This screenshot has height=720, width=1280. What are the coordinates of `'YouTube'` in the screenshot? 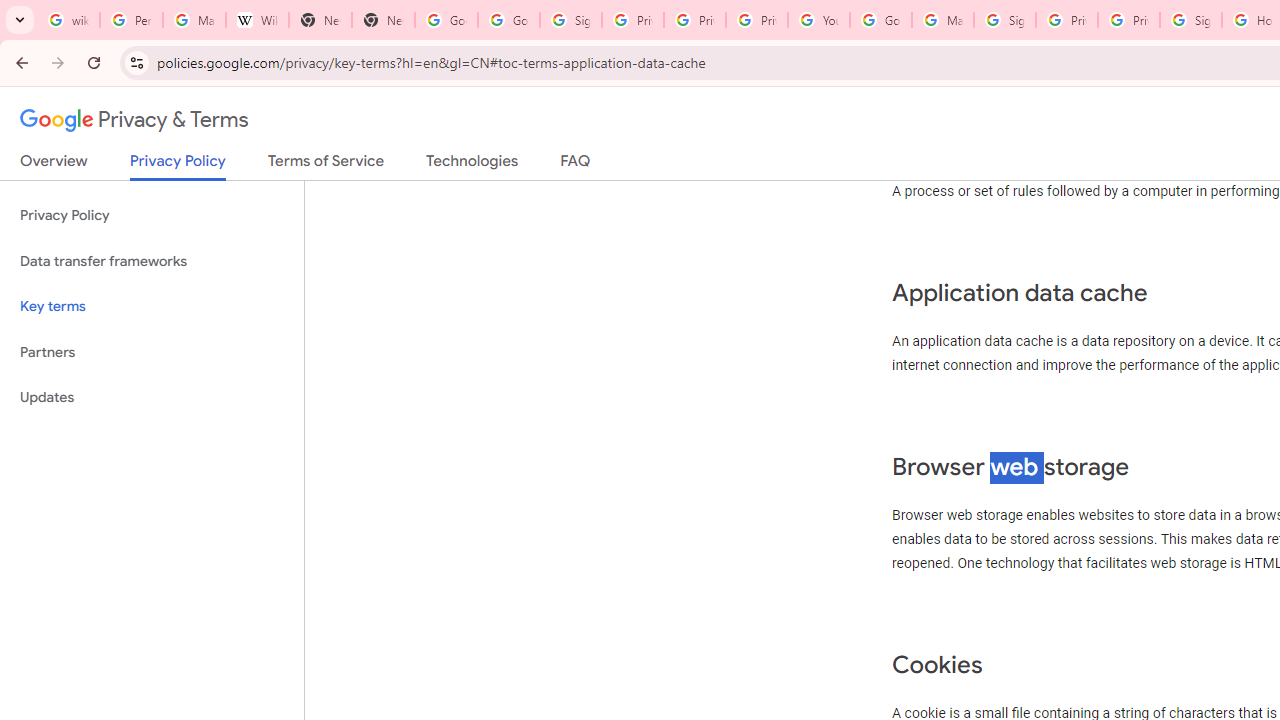 It's located at (819, 20).